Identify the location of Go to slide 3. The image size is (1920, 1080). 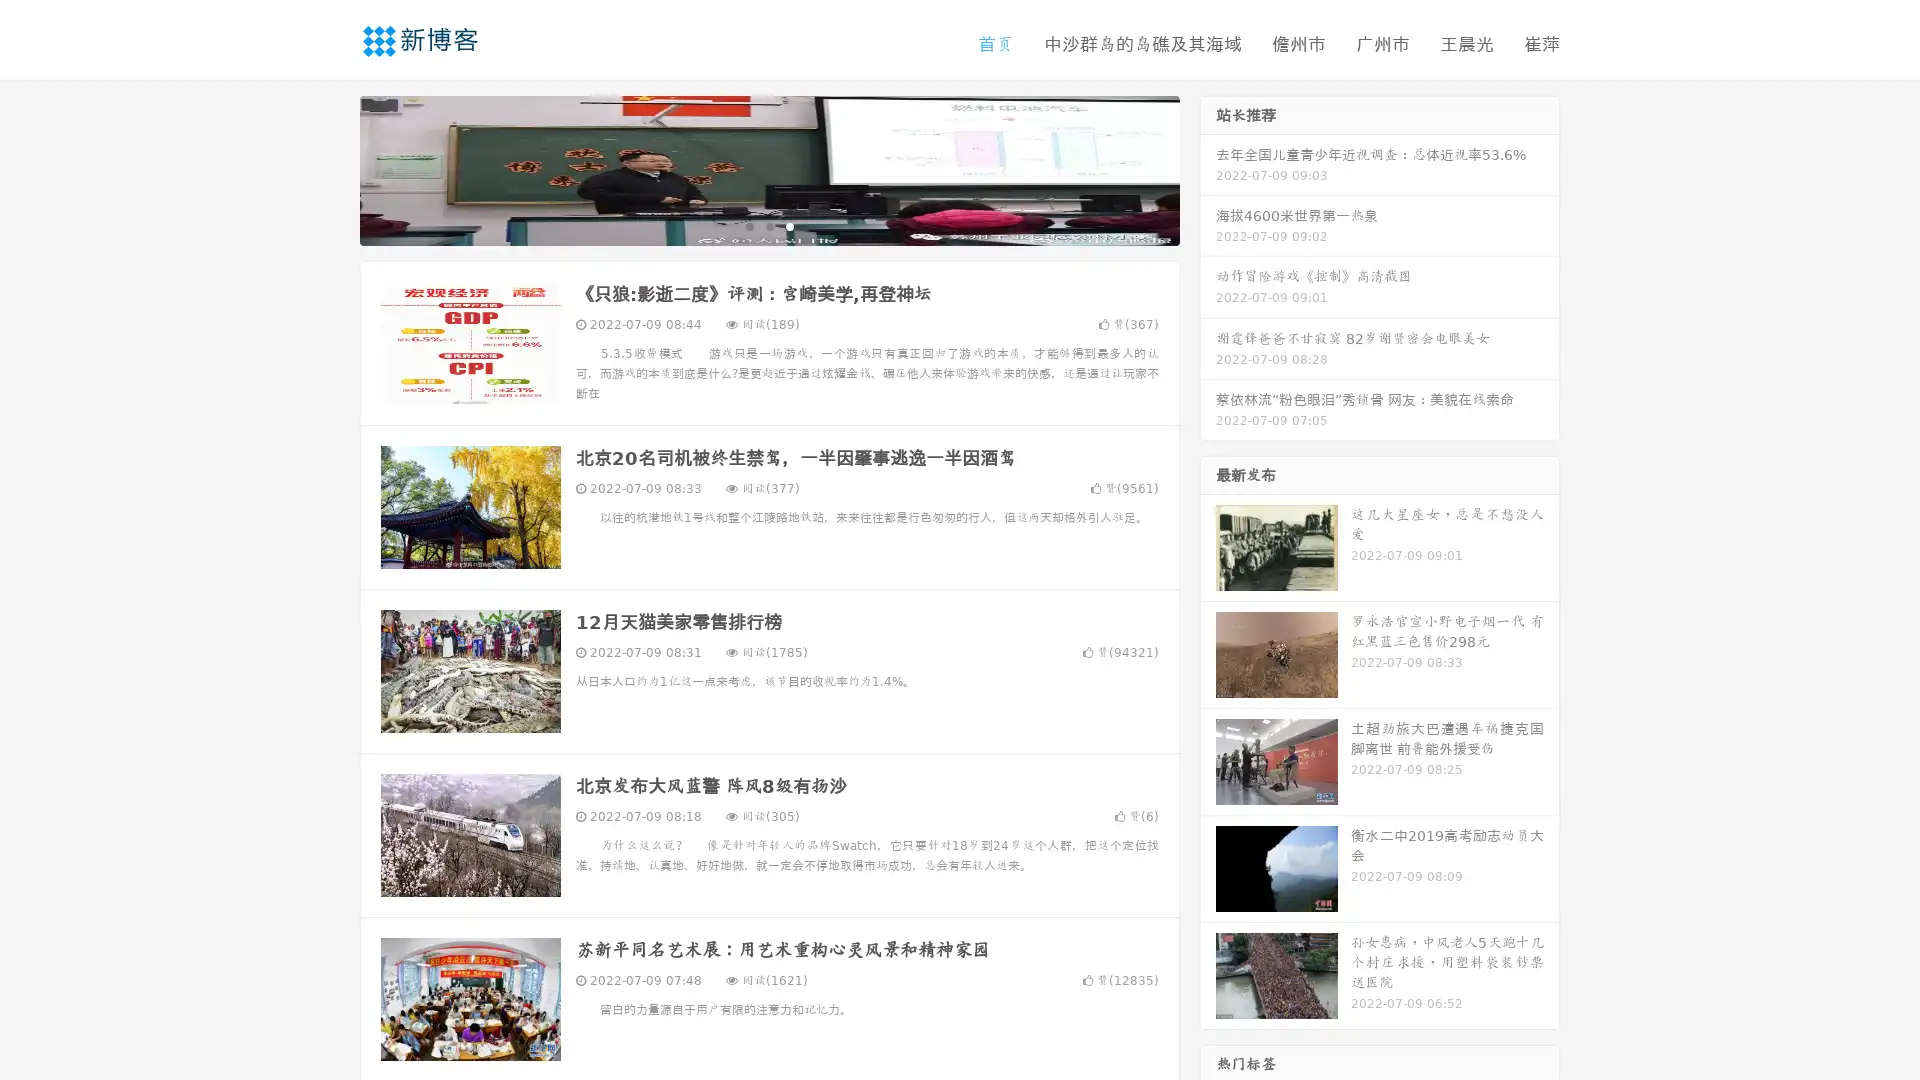
(789, 225).